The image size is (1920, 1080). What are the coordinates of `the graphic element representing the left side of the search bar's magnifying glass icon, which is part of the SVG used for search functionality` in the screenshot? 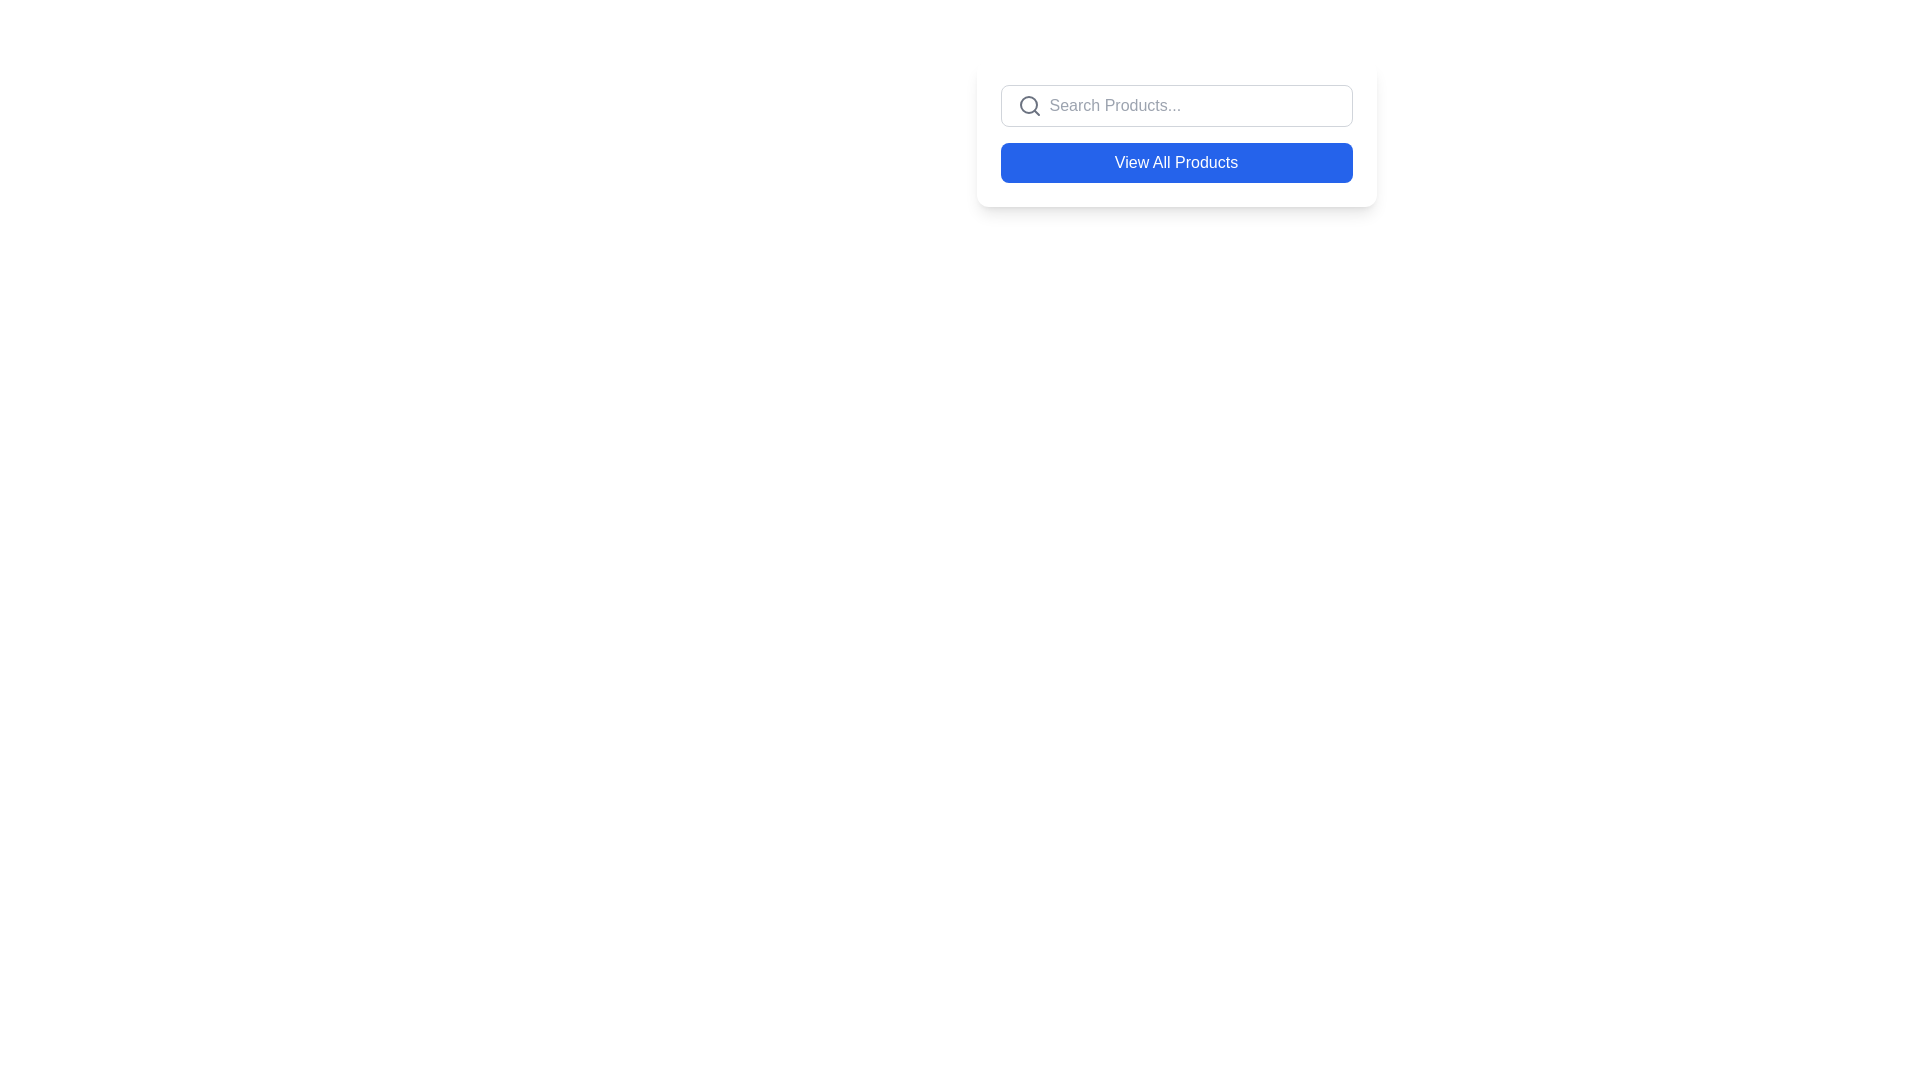 It's located at (1028, 104).